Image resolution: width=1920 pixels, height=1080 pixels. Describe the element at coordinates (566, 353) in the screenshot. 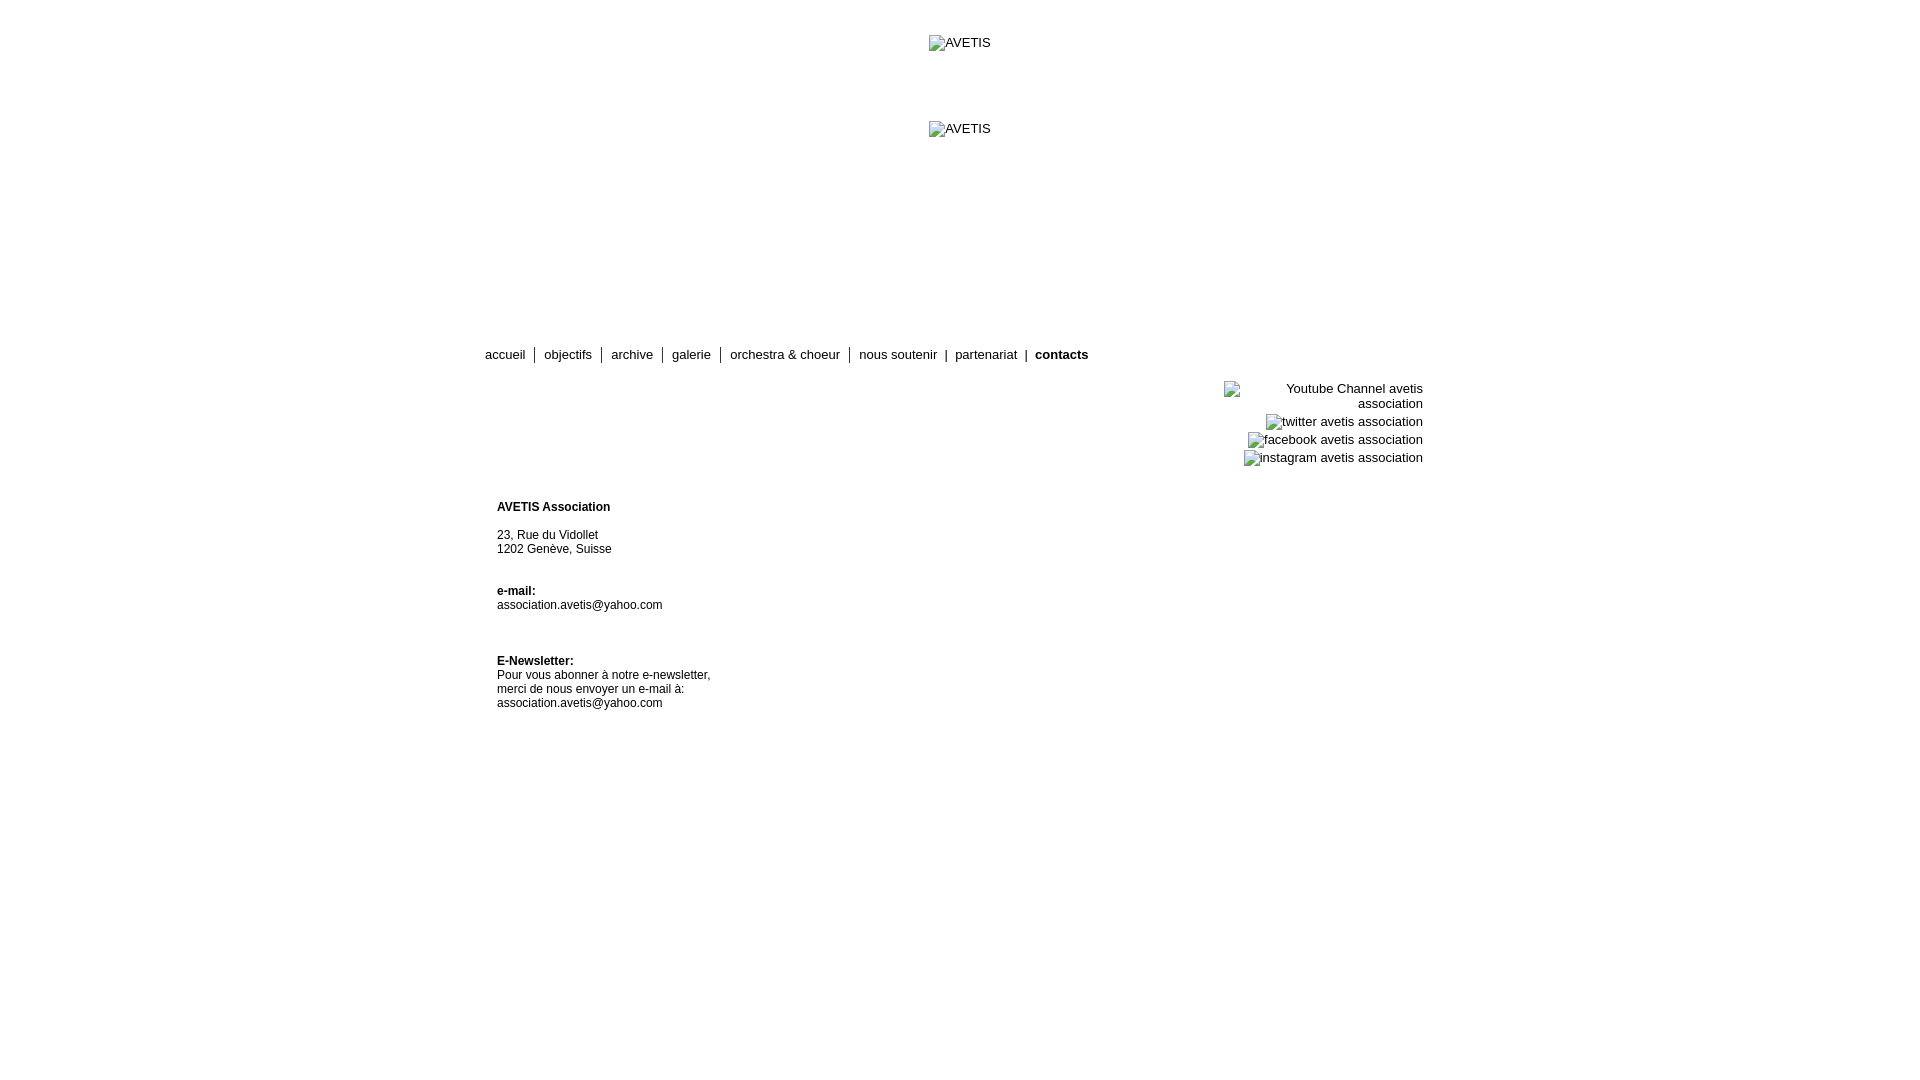

I see `'objectifs'` at that location.